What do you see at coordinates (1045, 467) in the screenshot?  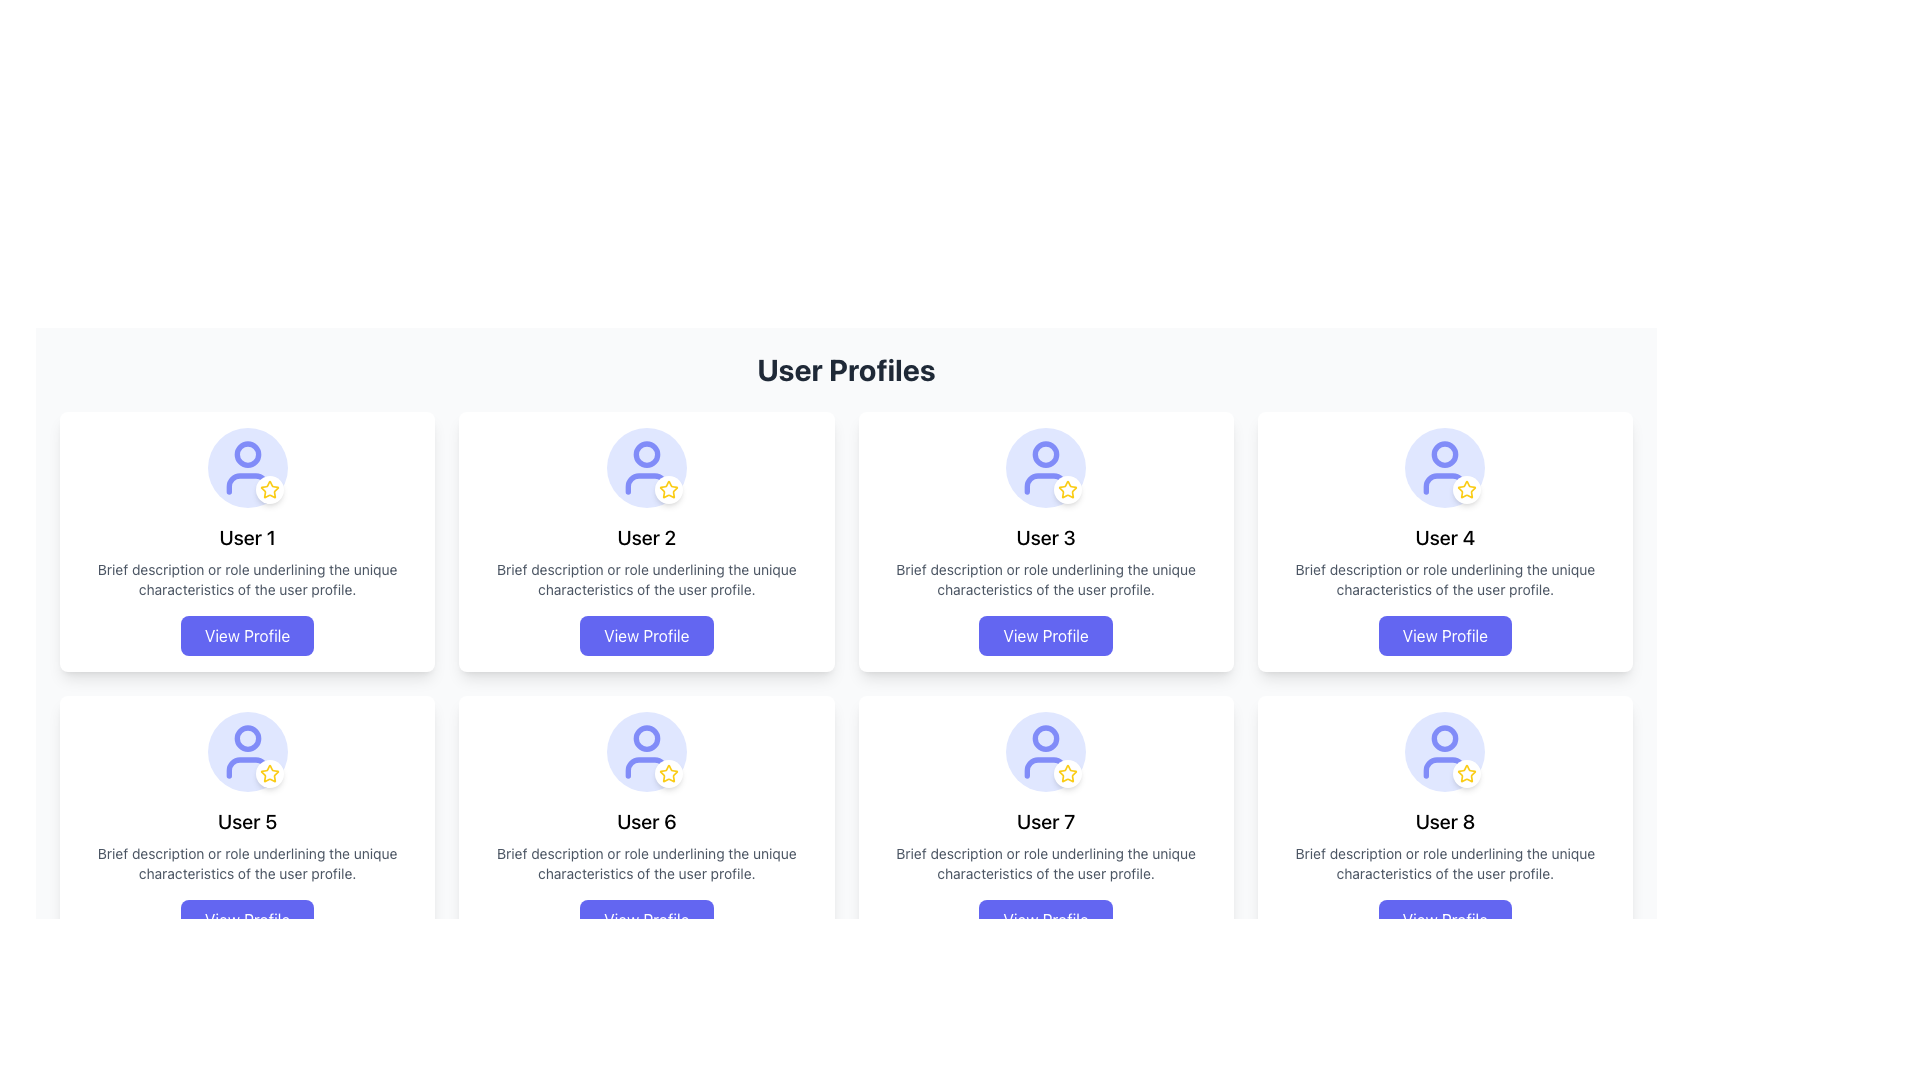 I see `the user profile SVG icon located in the third profile card at the top row for possible interaction` at bounding box center [1045, 467].